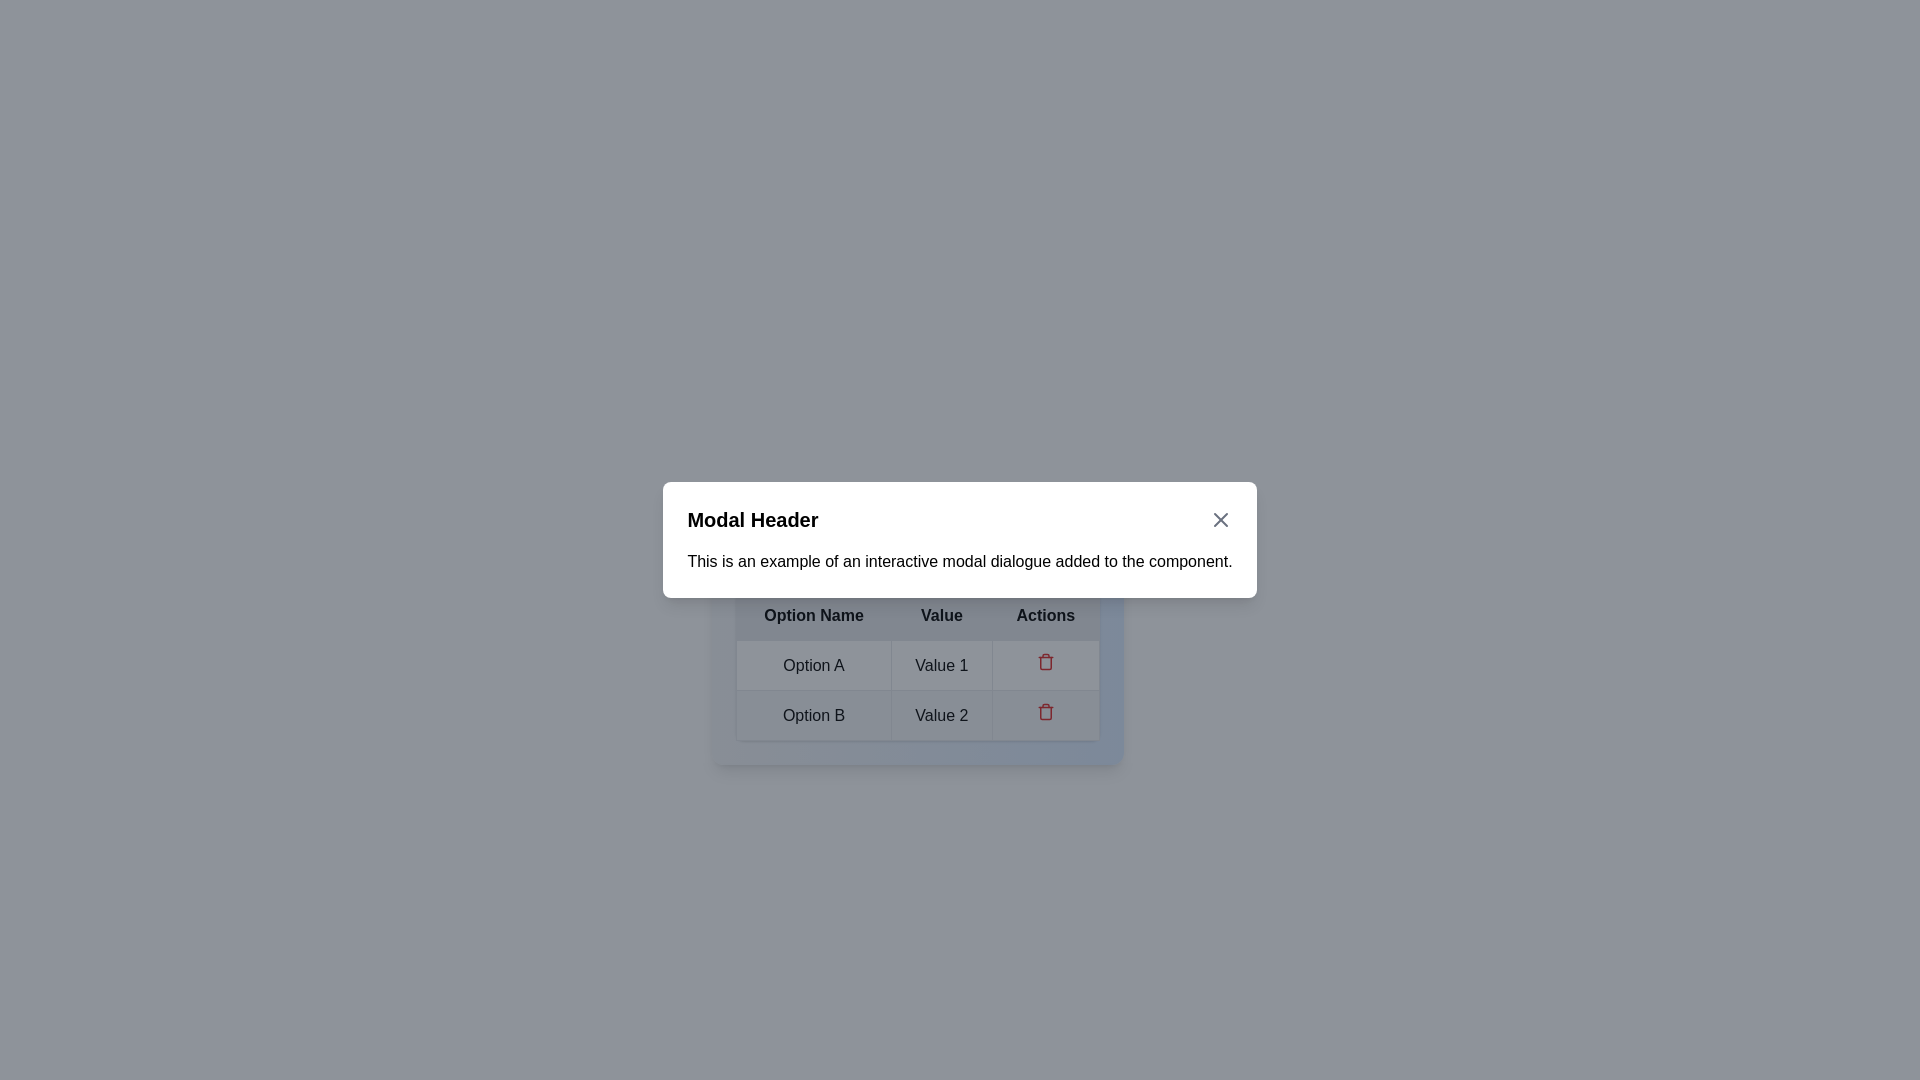  Describe the element at coordinates (1044, 711) in the screenshot. I see `the delete icon button in the 'Actions' column of the second row, which is associated with 'Option B'` at that location.